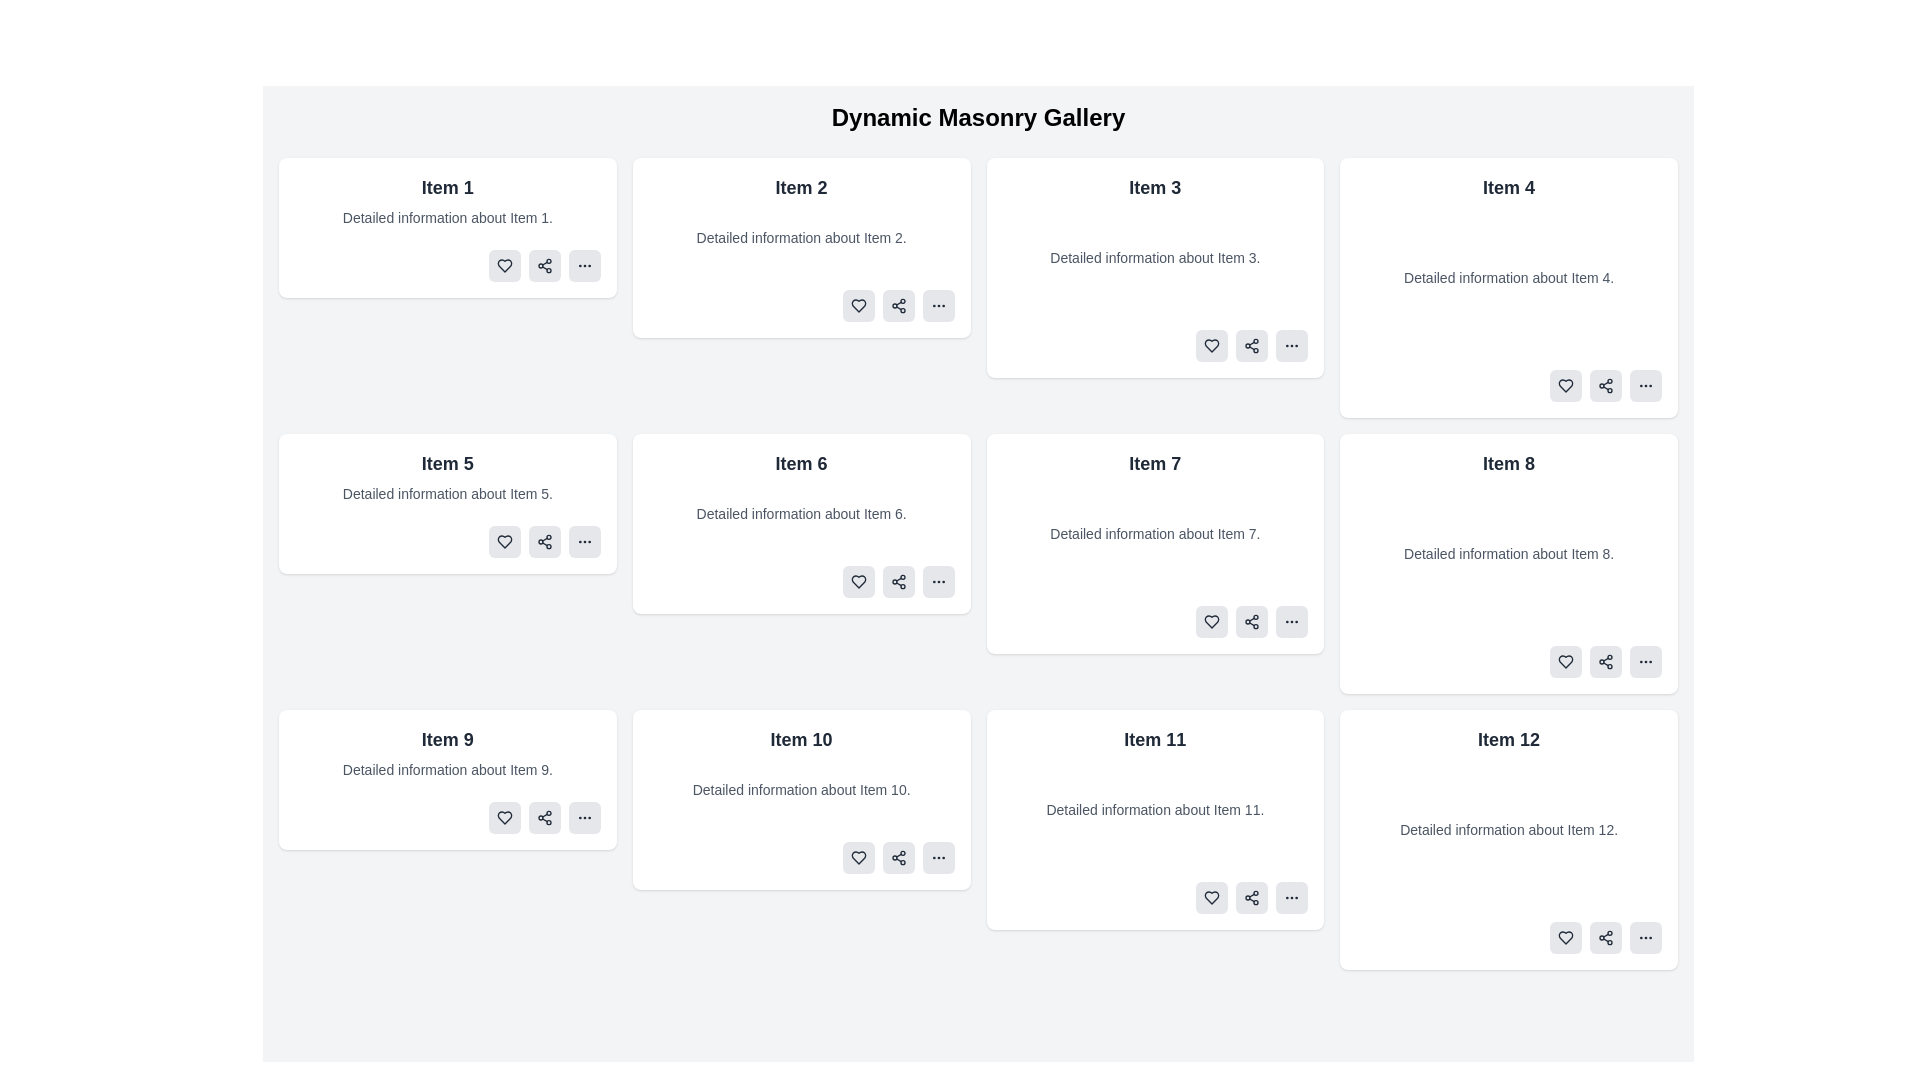 This screenshot has width=1920, height=1080. What do you see at coordinates (504, 817) in the screenshot?
I see `the 'like' icon button located at the bottom right corner of the 'Item 9' card` at bounding box center [504, 817].